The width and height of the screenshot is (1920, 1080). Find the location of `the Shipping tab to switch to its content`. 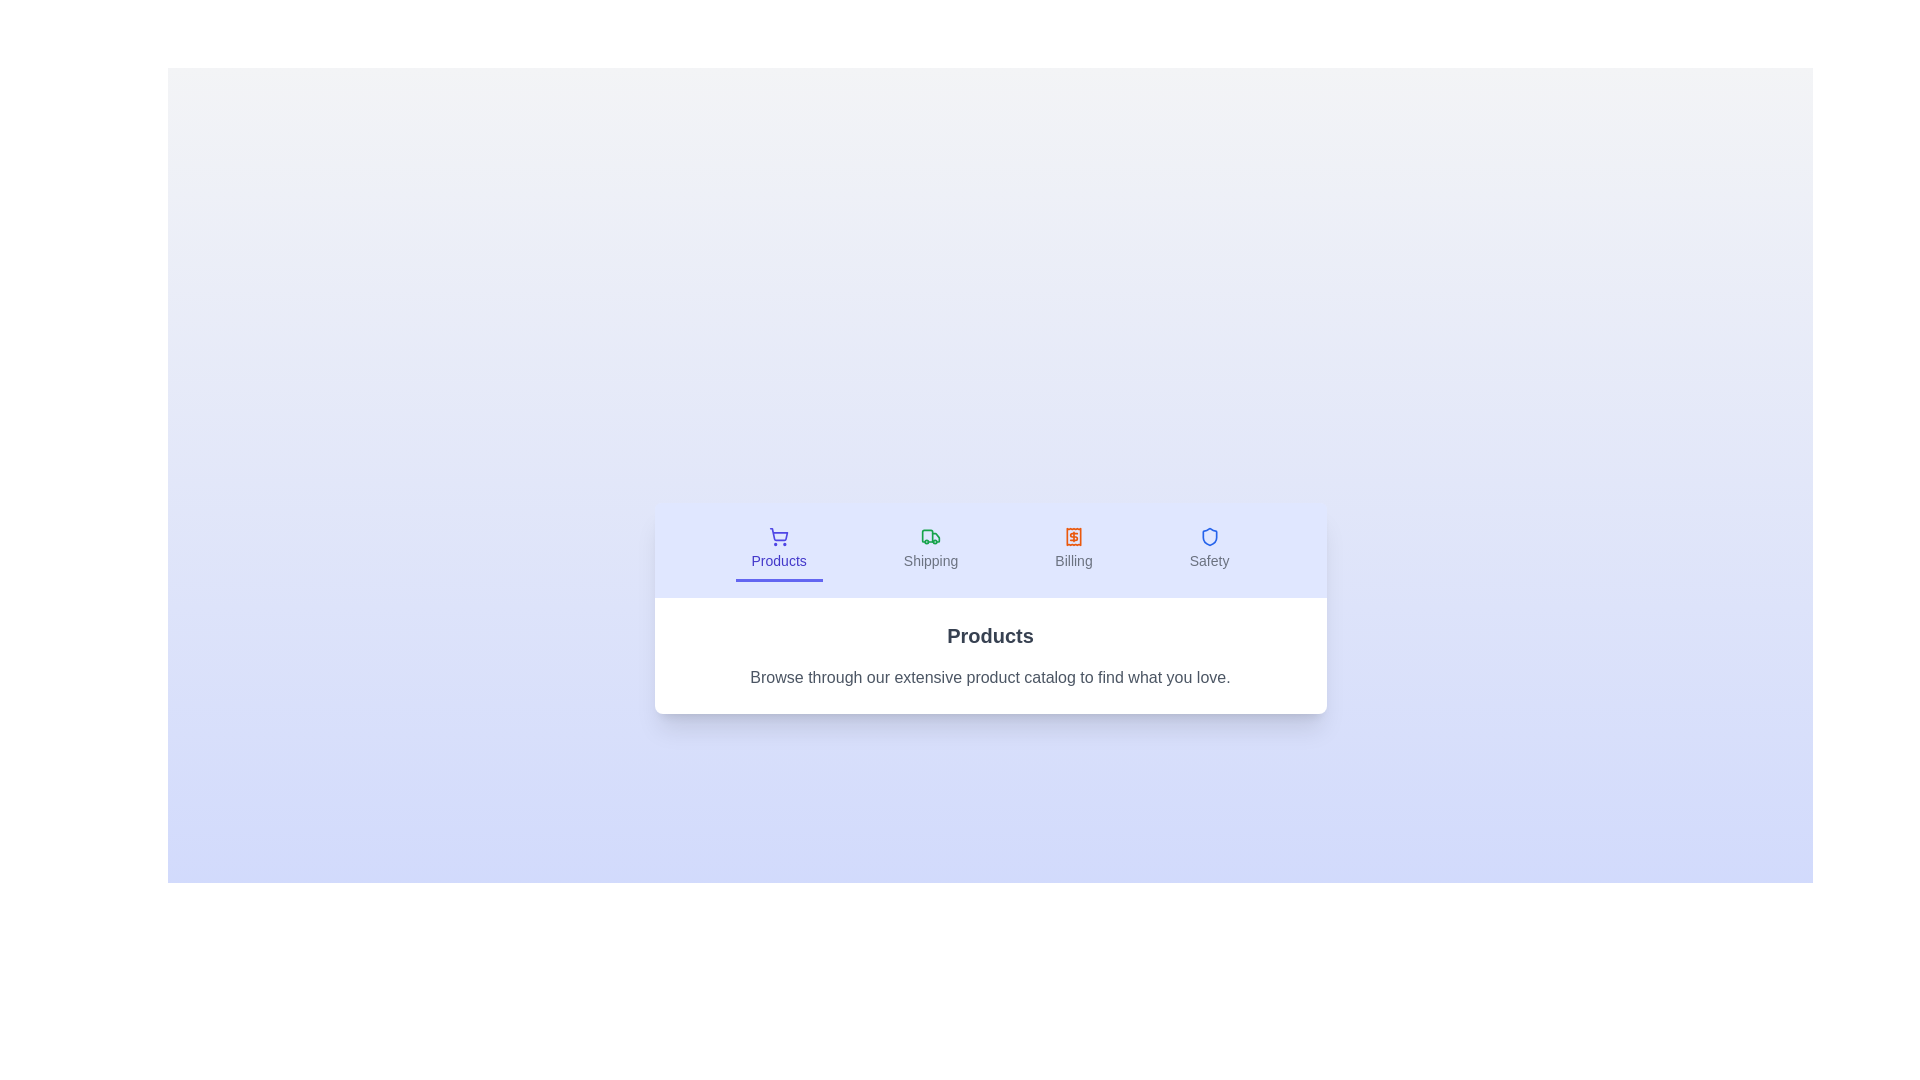

the Shipping tab to switch to its content is located at coordinates (930, 550).